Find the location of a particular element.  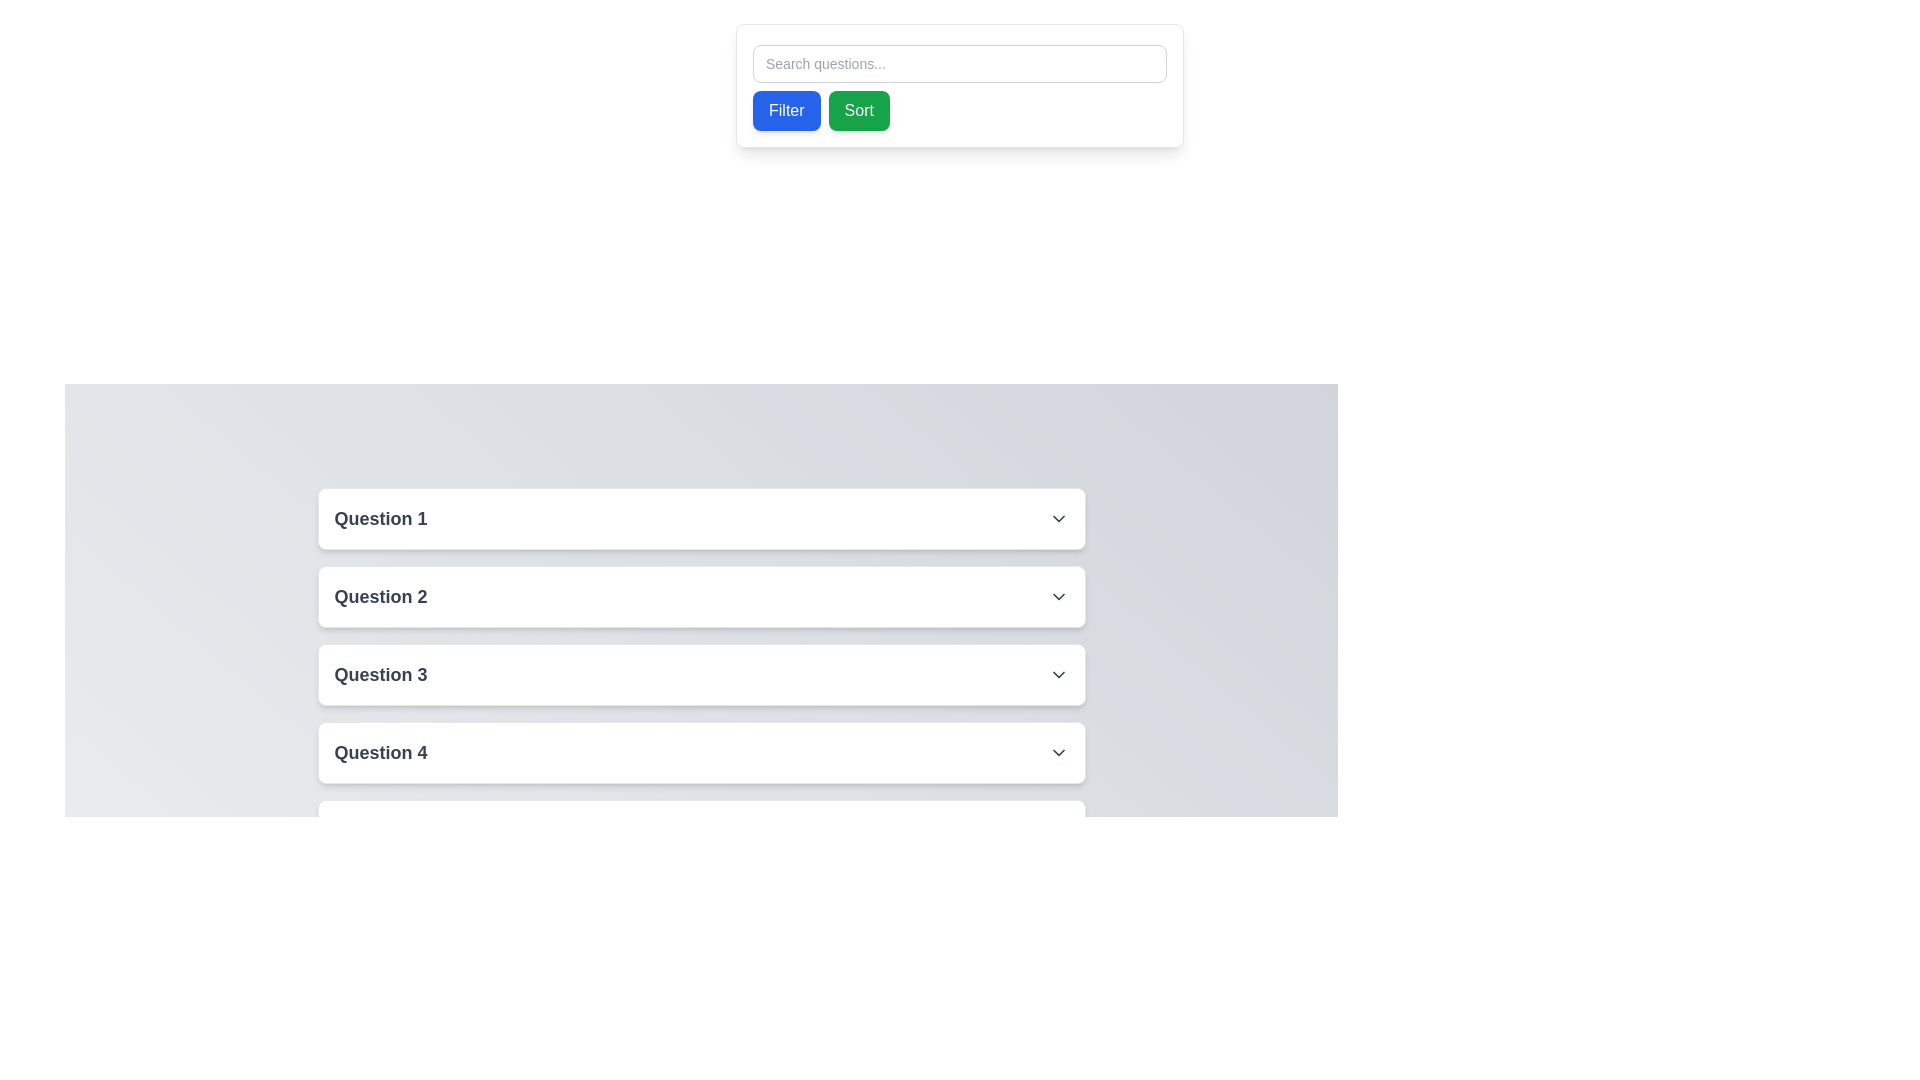

the 'Question 3' expandable list item is located at coordinates (701, 675).